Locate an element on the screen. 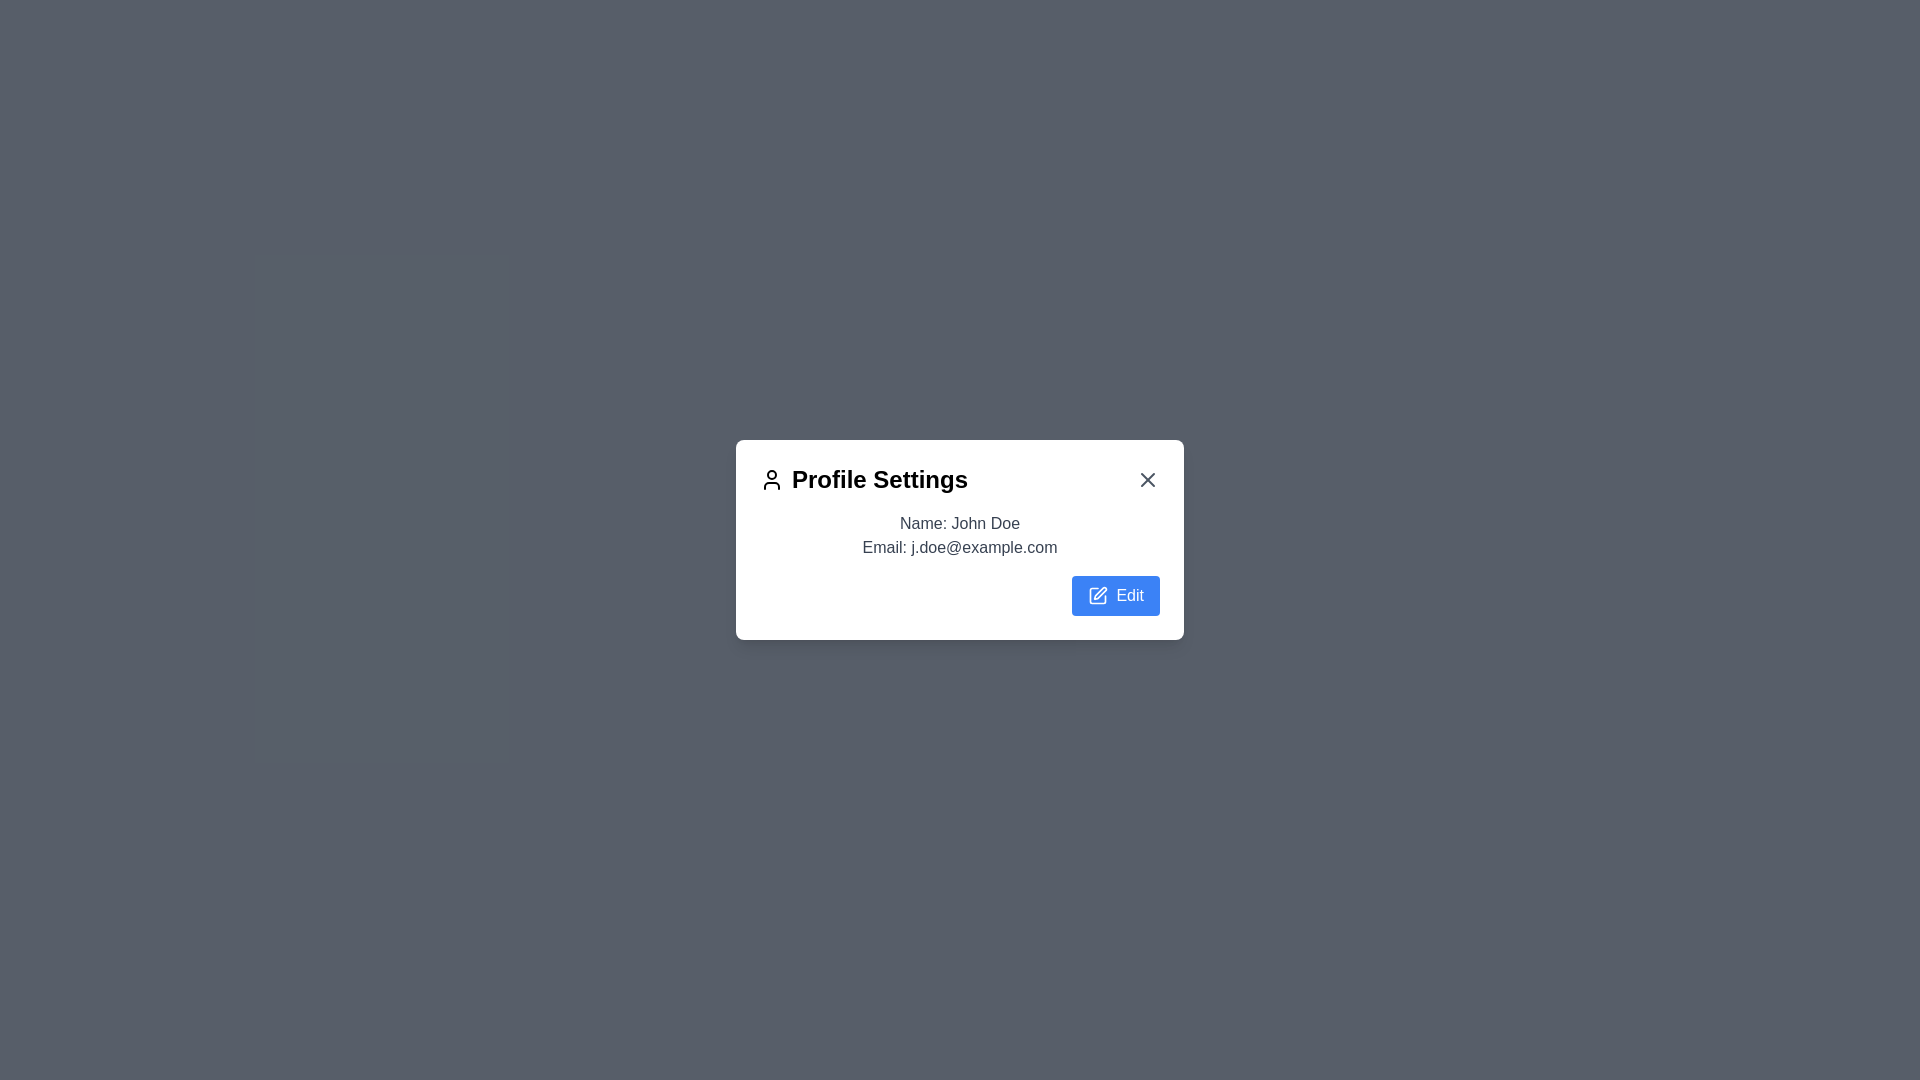 Image resolution: width=1920 pixels, height=1080 pixels. the information displayed in the text element that shows 'Name: John Doe' and 'Email: j.doe@example.com', located in the center of the 'Profile Settings' card layout is located at coordinates (960, 563).